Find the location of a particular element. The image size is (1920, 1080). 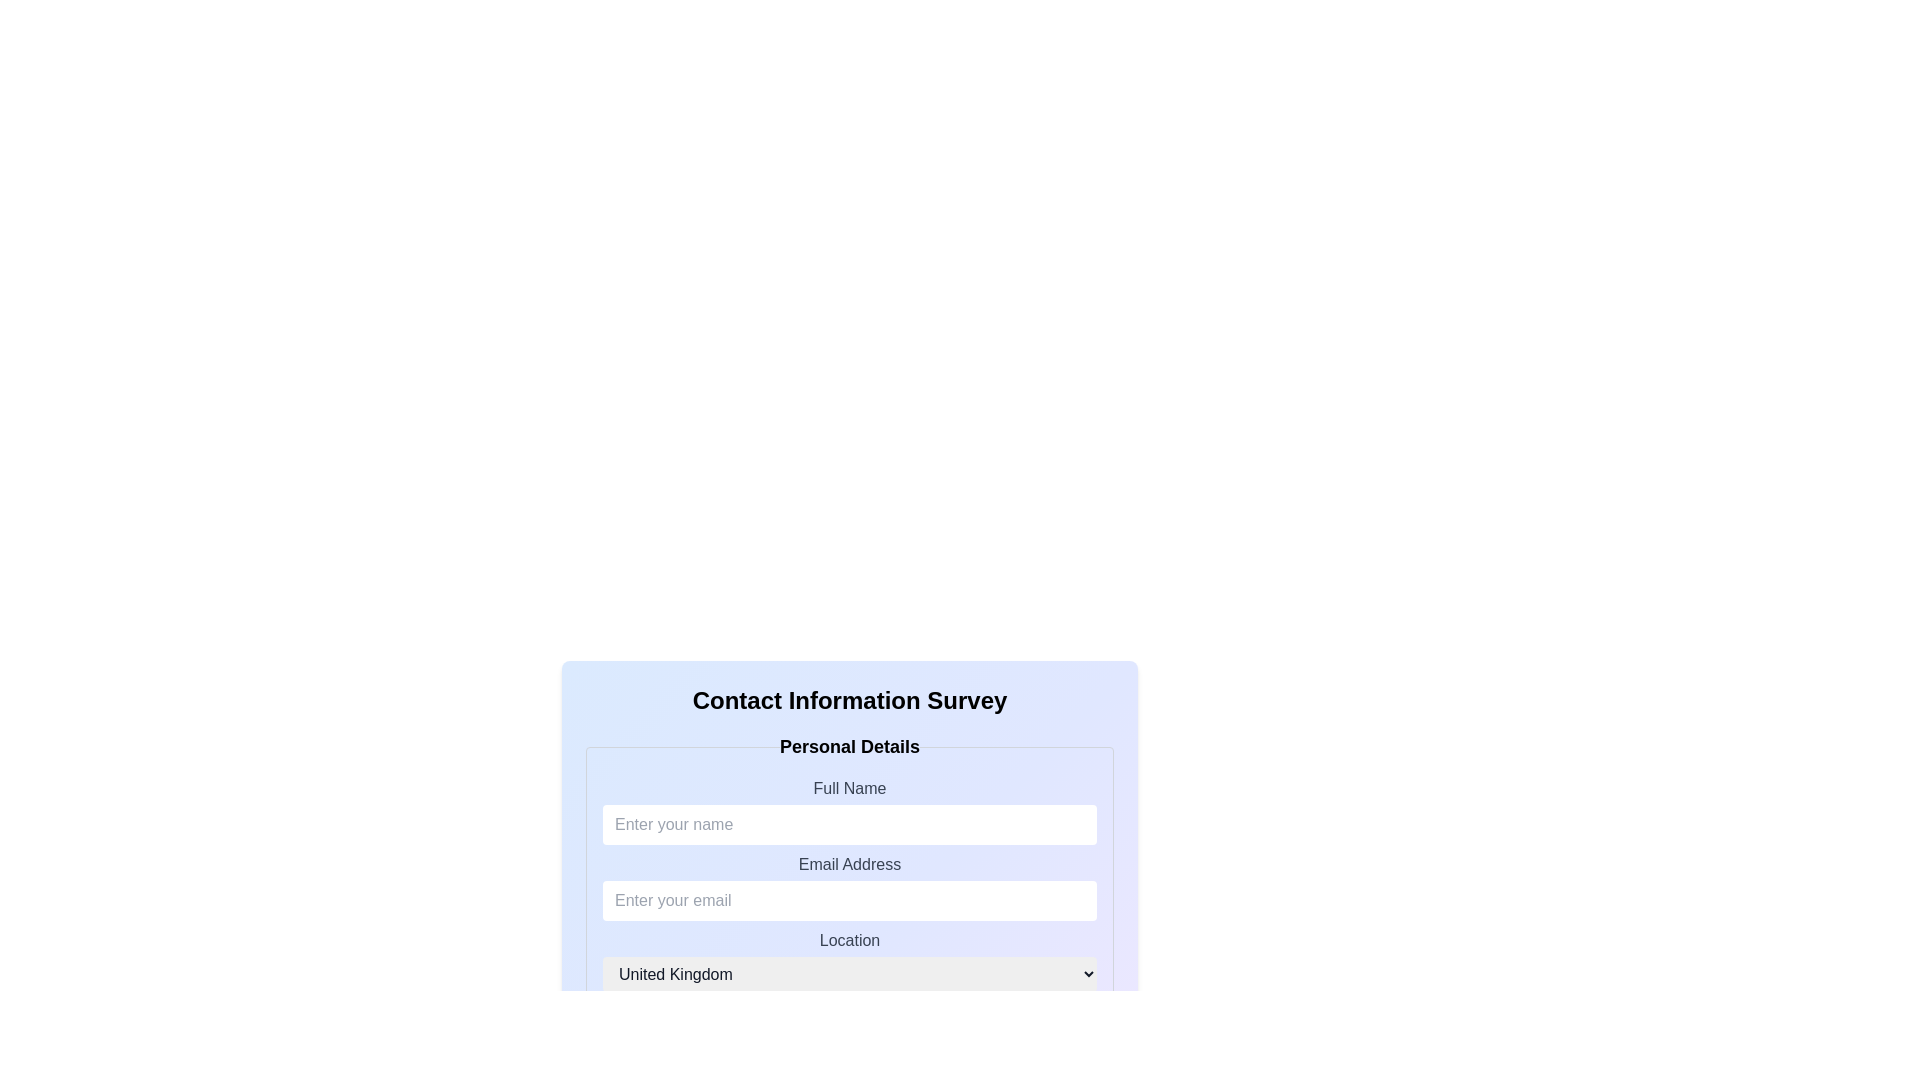

a country from the dropdown menu labeled 'Location' located in the 'Personal Details' section, which has a gray background and a black downward-facing arrow icon is located at coordinates (849, 959).